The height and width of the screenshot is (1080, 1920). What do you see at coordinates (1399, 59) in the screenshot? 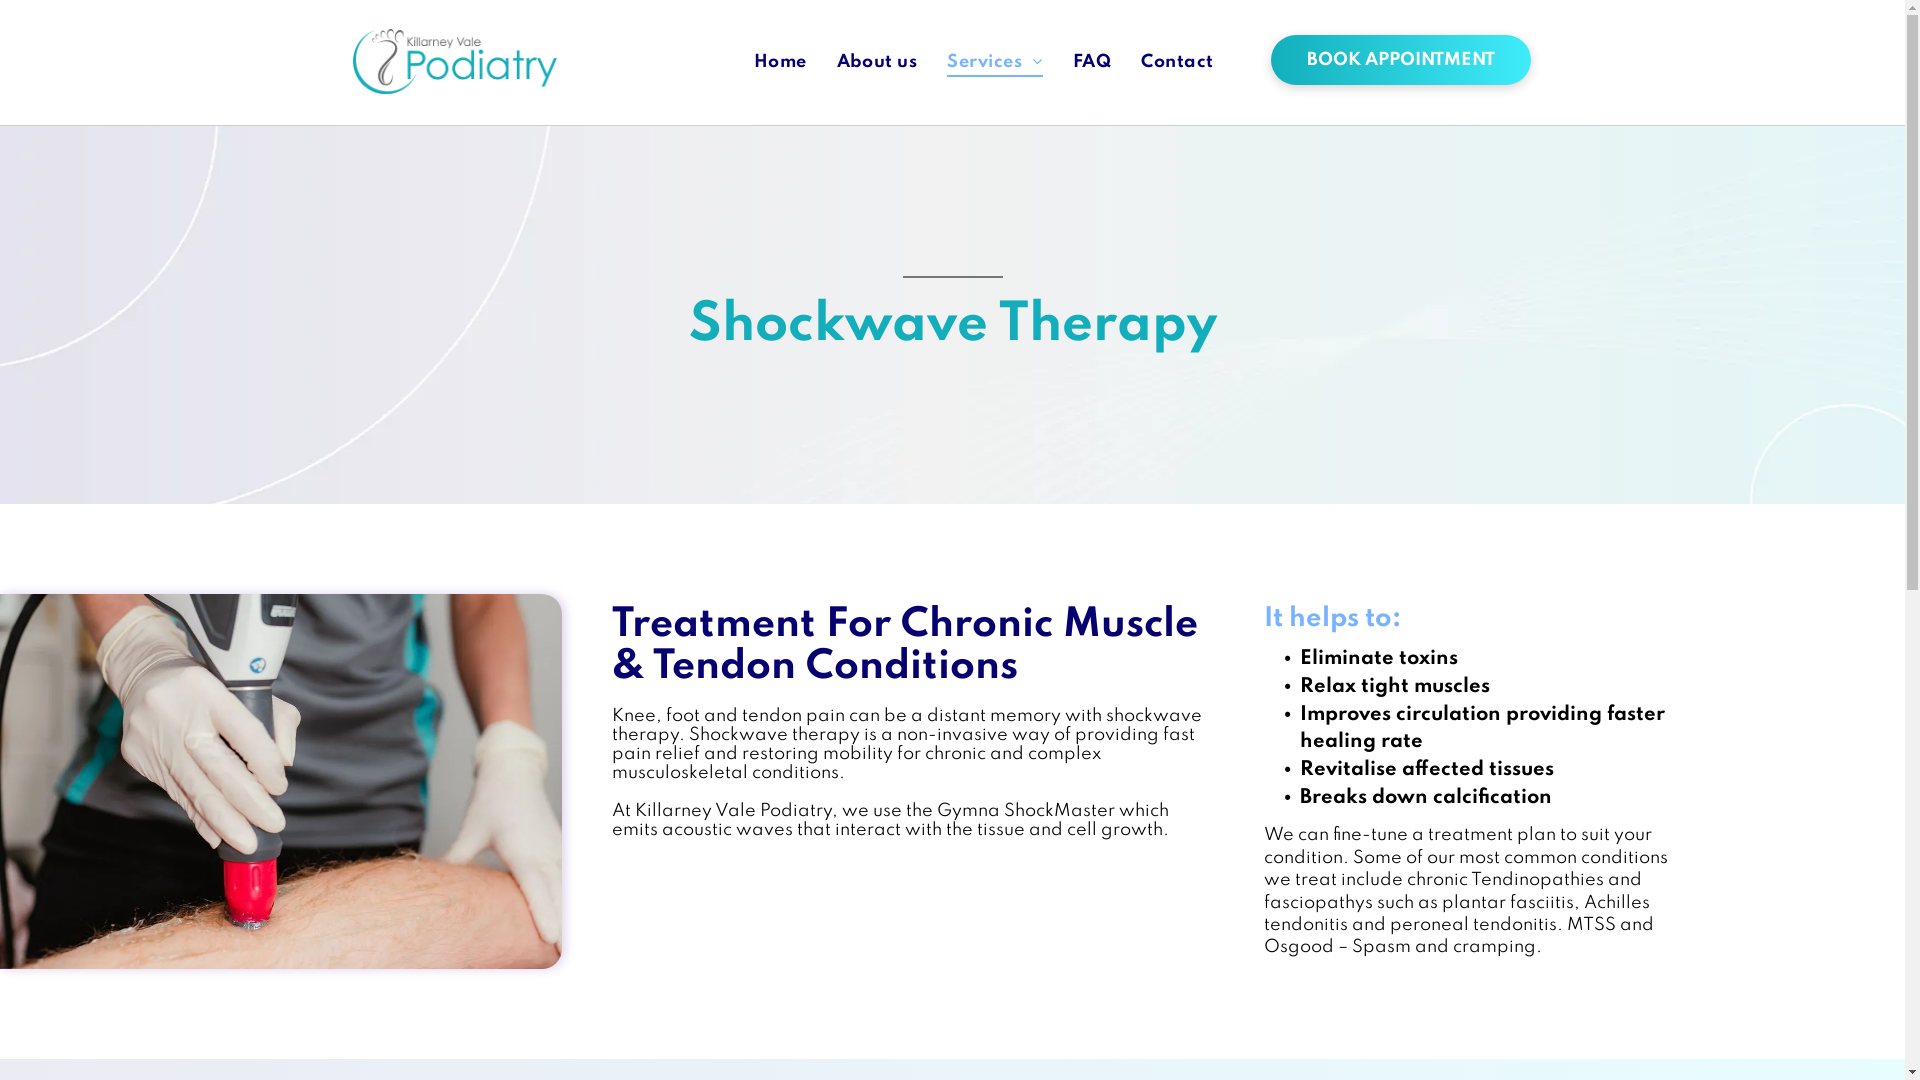
I see `'BOOK APPOINTMENT'` at bounding box center [1399, 59].